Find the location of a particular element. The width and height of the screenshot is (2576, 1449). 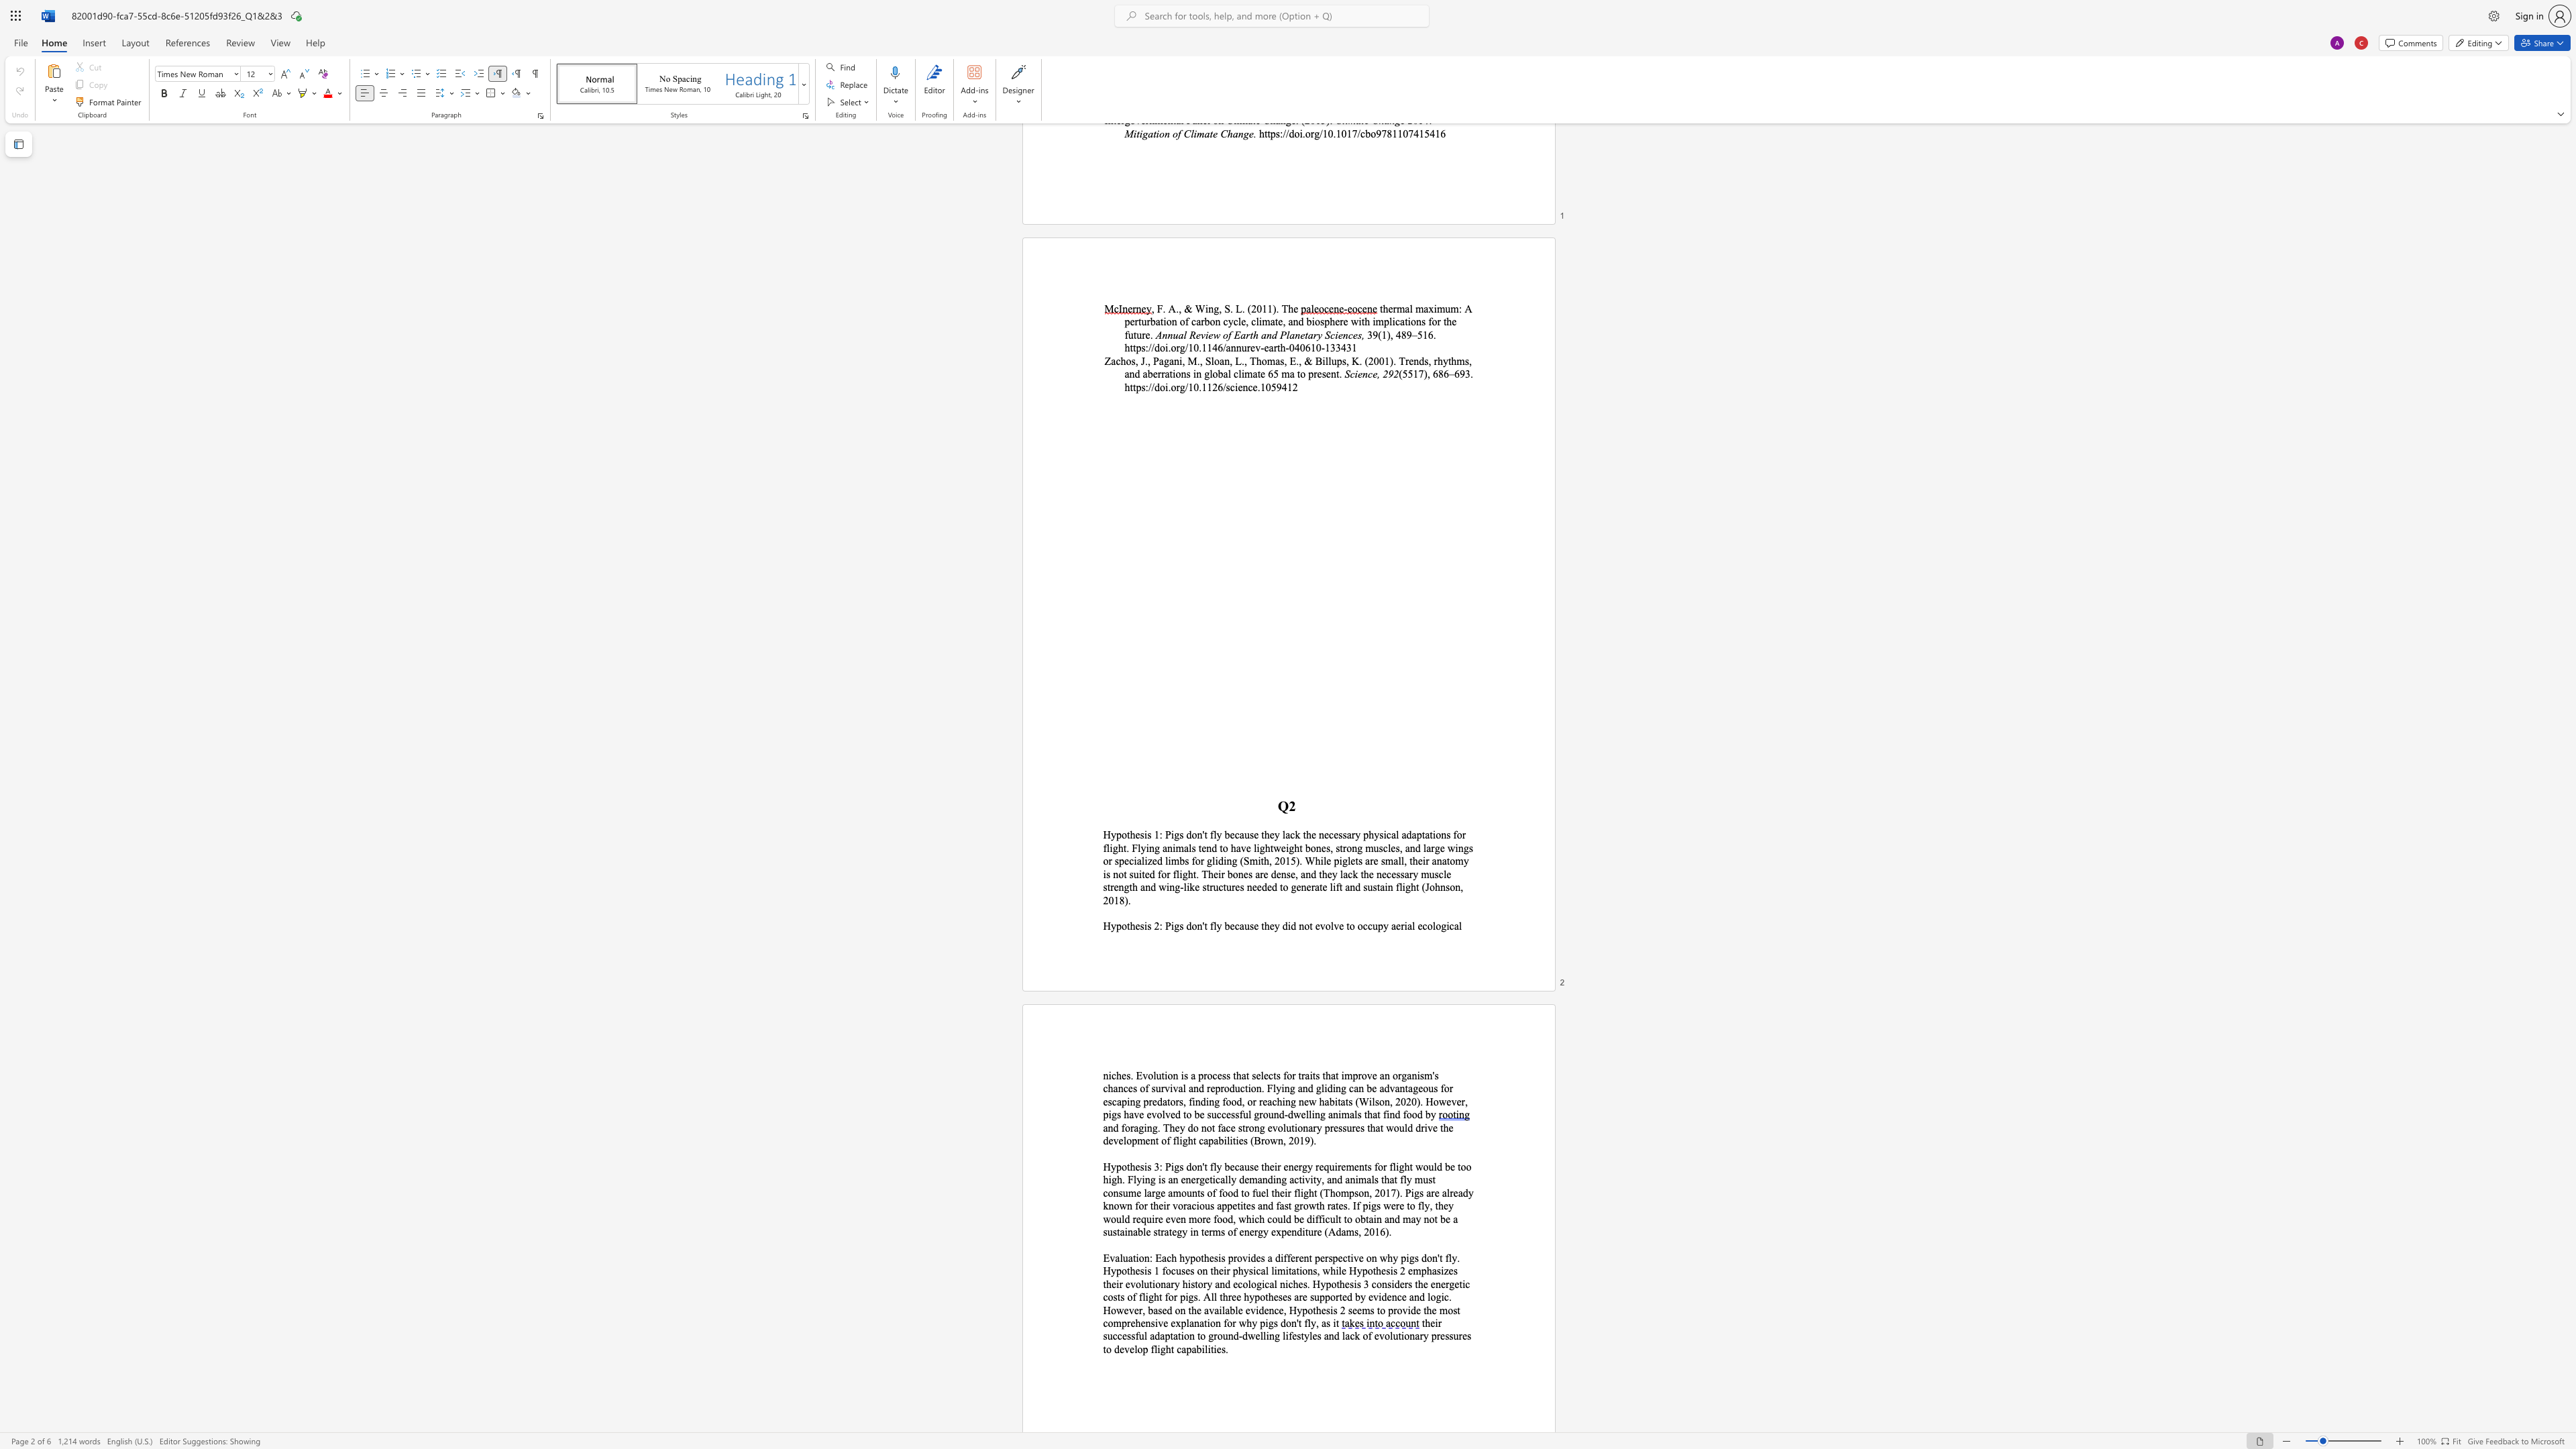

the 1th character "i" in the text is located at coordinates (1145, 1166).